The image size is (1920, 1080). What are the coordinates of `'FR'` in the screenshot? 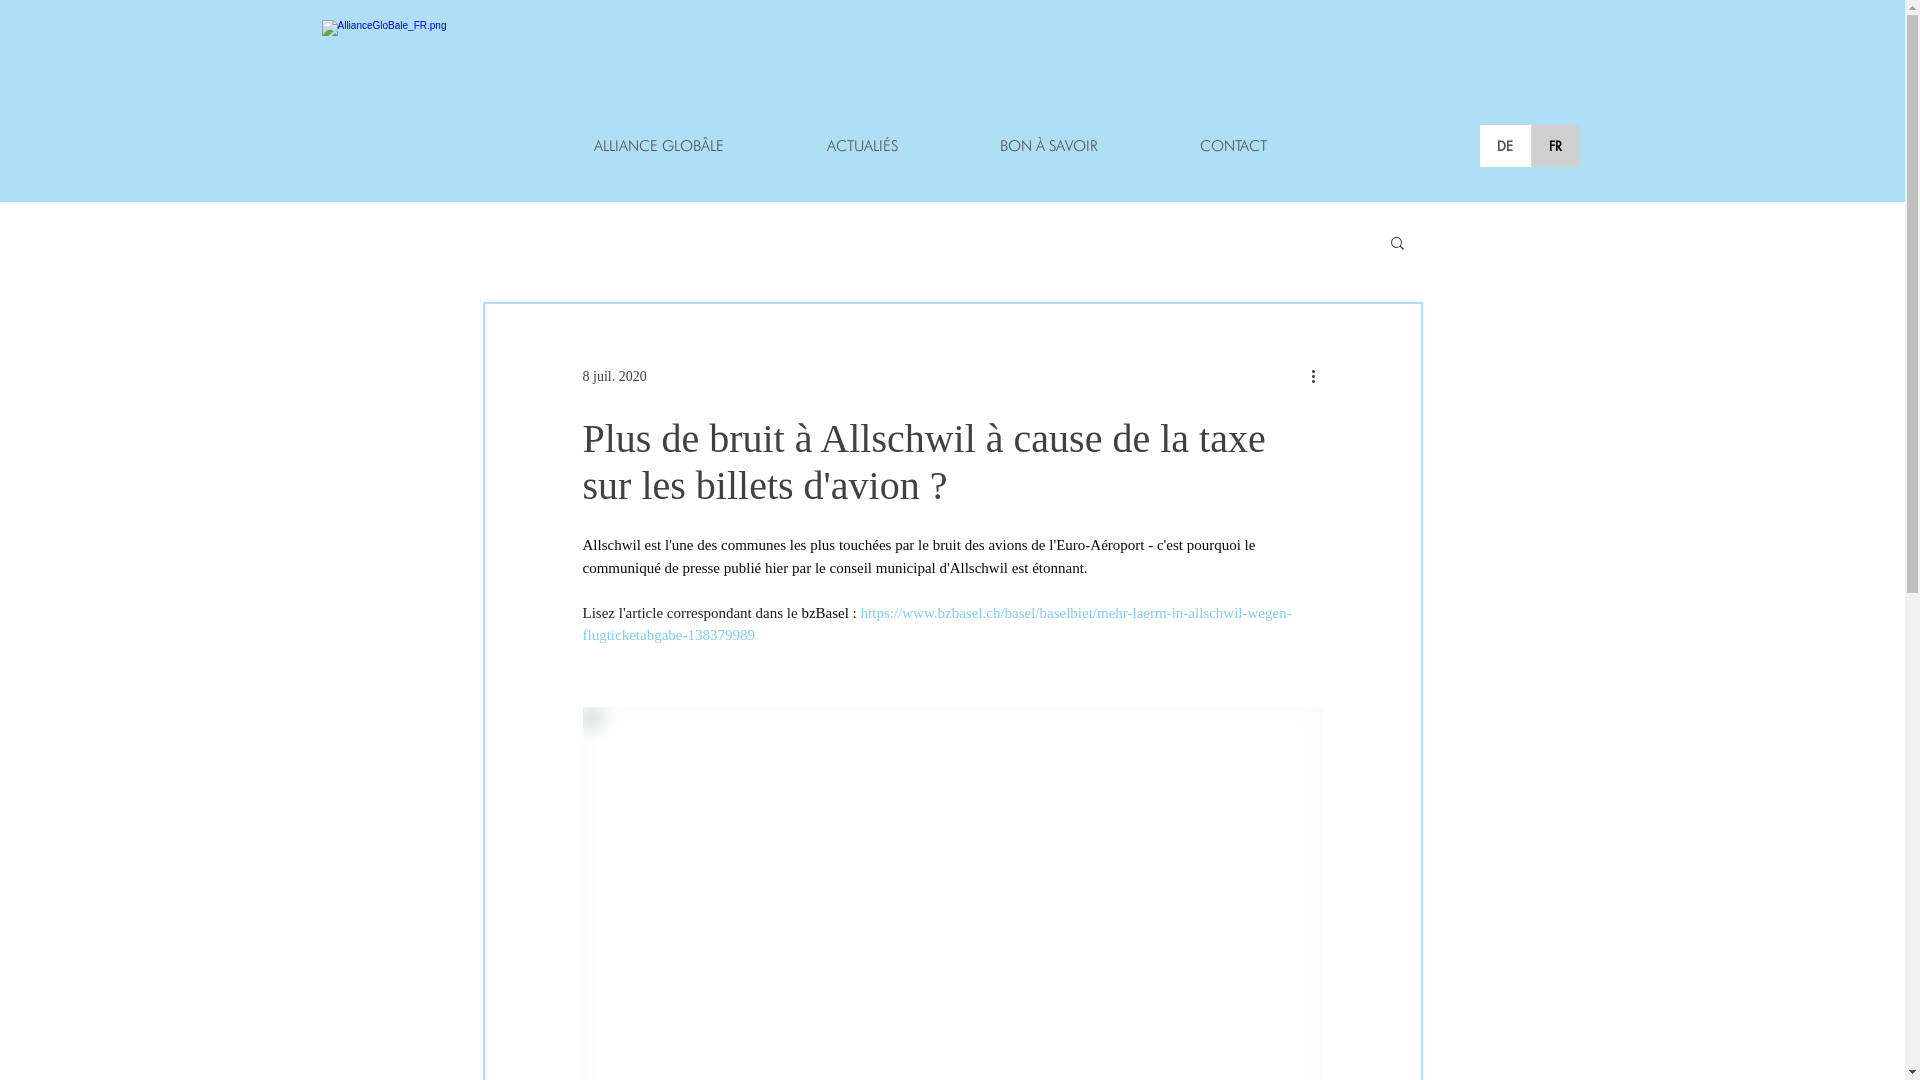 It's located at (1553, 145).